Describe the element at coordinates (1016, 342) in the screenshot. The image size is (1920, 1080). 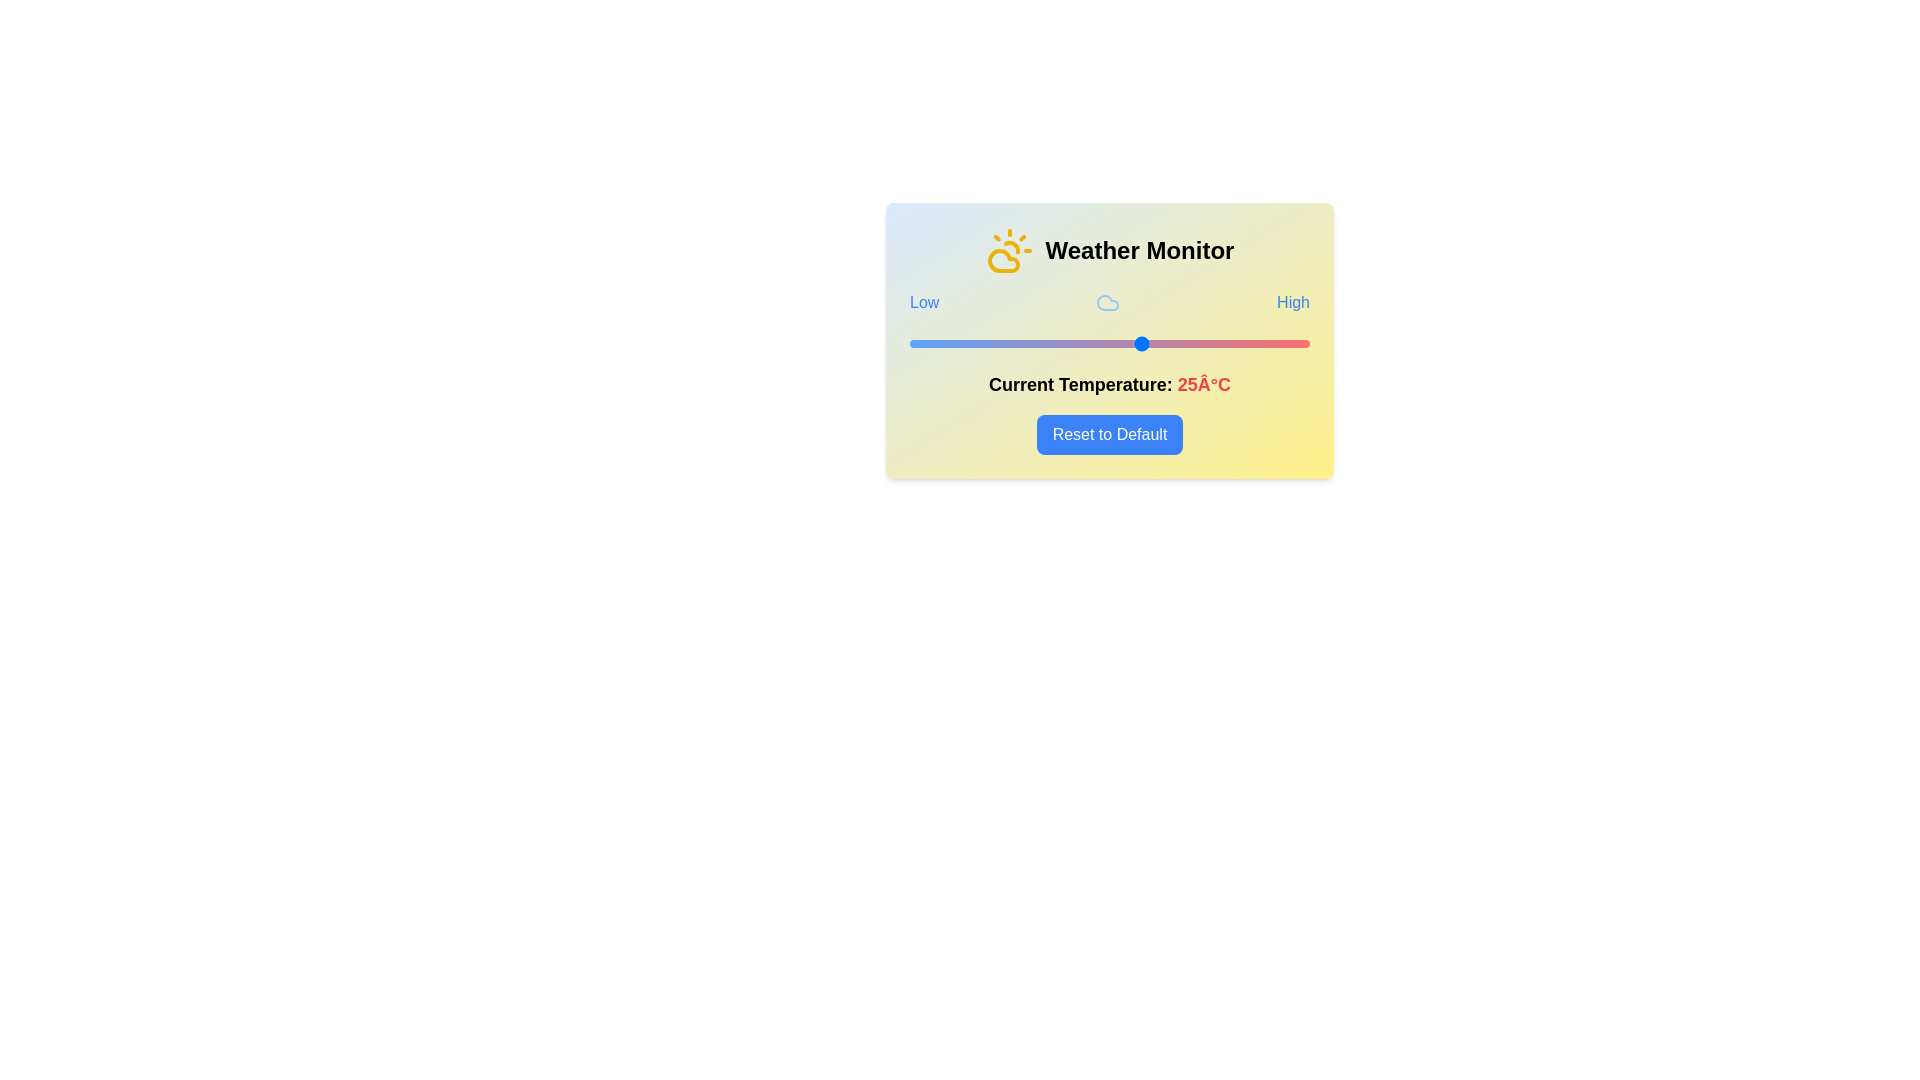
I see `the temperature to 6°C using the slider` at that location.